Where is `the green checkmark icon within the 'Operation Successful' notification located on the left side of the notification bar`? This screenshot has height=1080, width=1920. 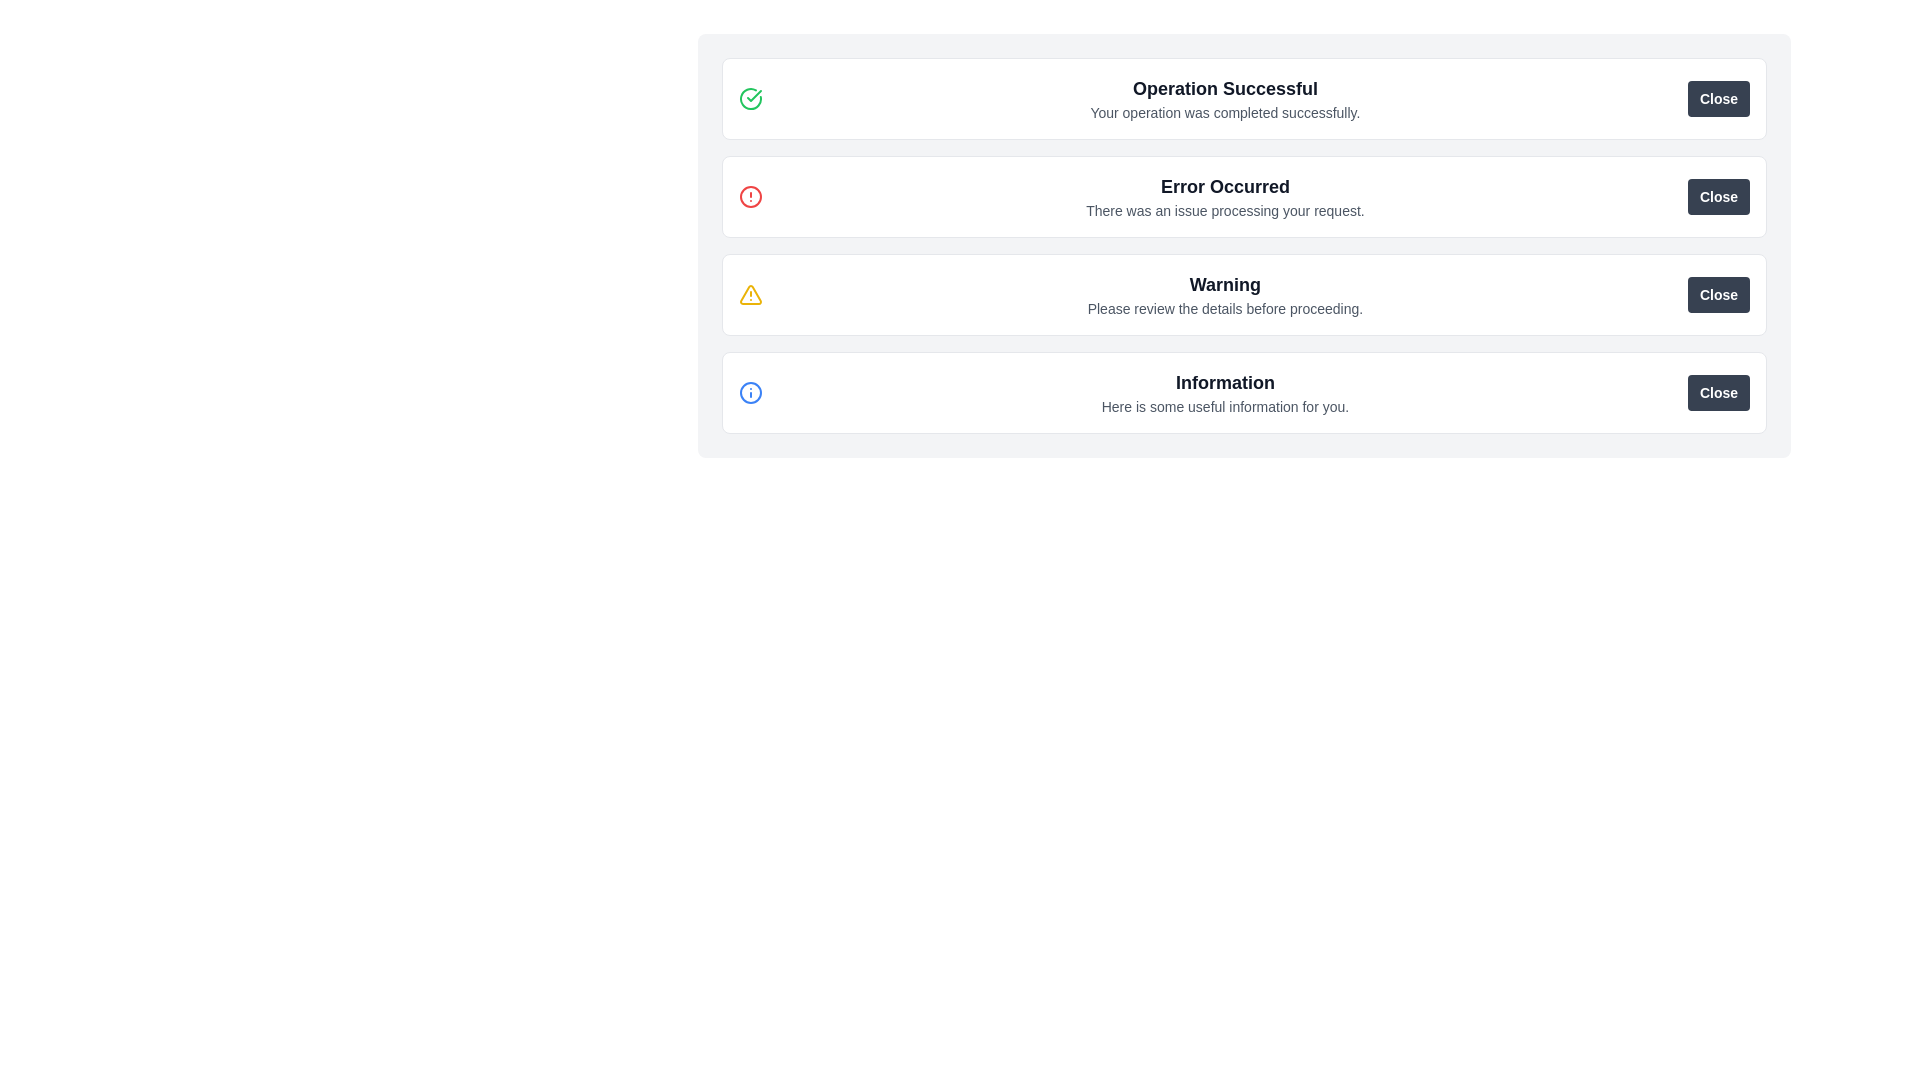 the green checkmark icon within the 'Operation Successful' notification located on the left side of the notification bar is located at coordinates (749, 99).